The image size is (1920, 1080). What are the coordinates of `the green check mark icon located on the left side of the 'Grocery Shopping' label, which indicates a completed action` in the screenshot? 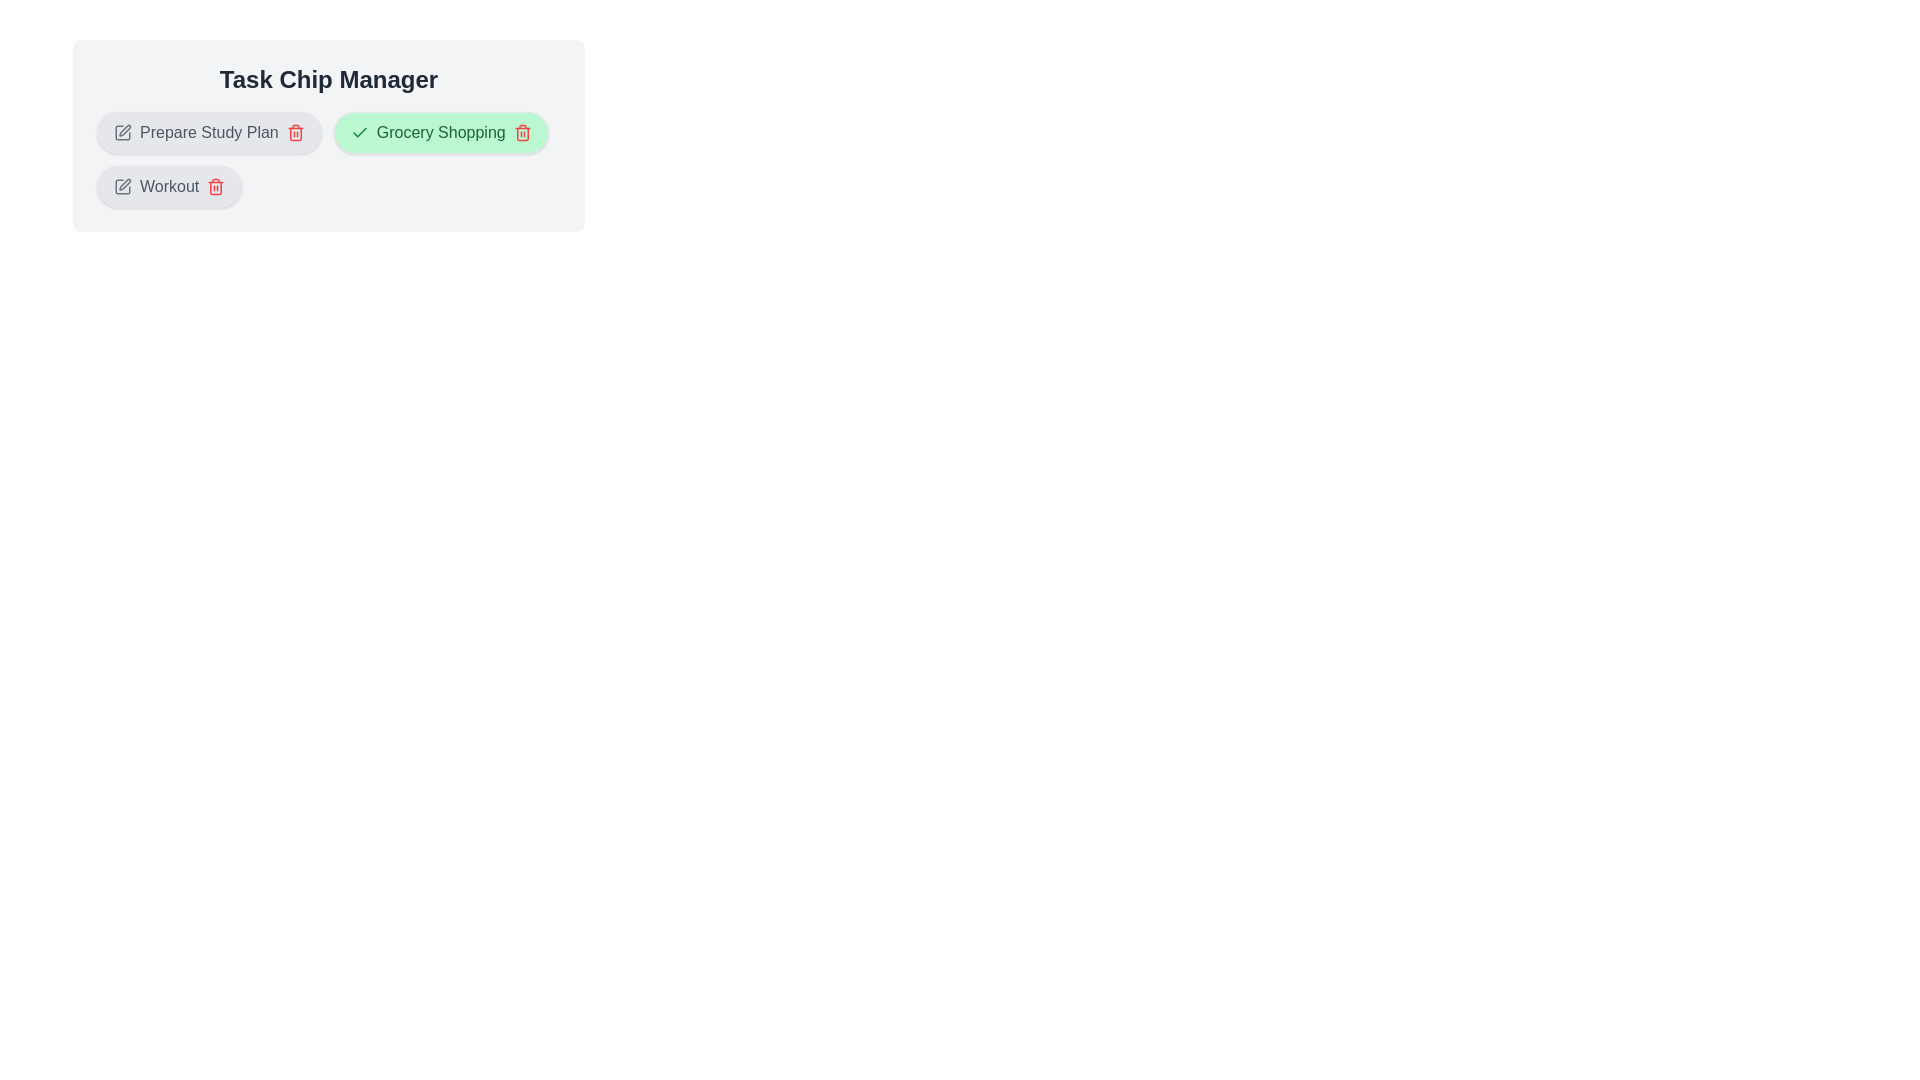 It's located at (359, 132).